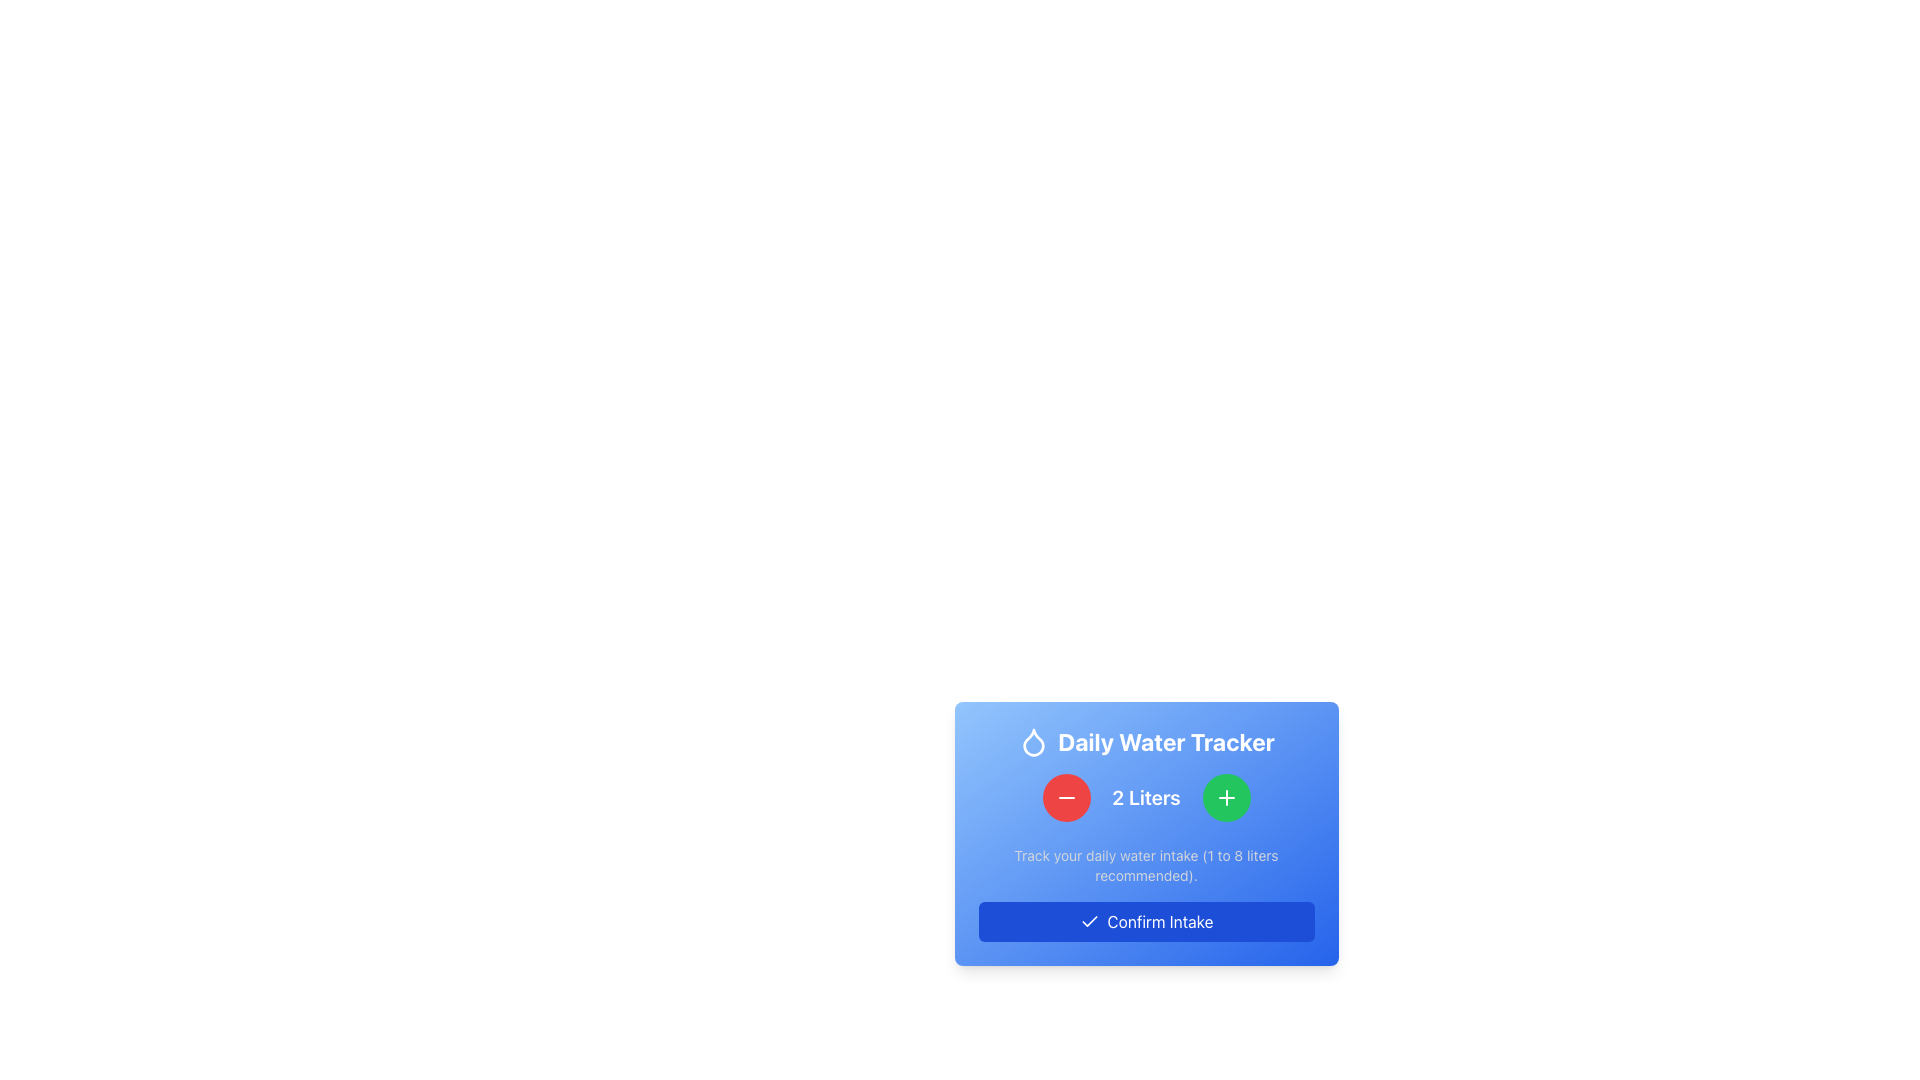 This screenshot has height=1080, width=1920. I want to click on the checkmark icon located on the left side of the 'Confirm Intake' button, which visually indicates confirmation, so click(1088, 921).